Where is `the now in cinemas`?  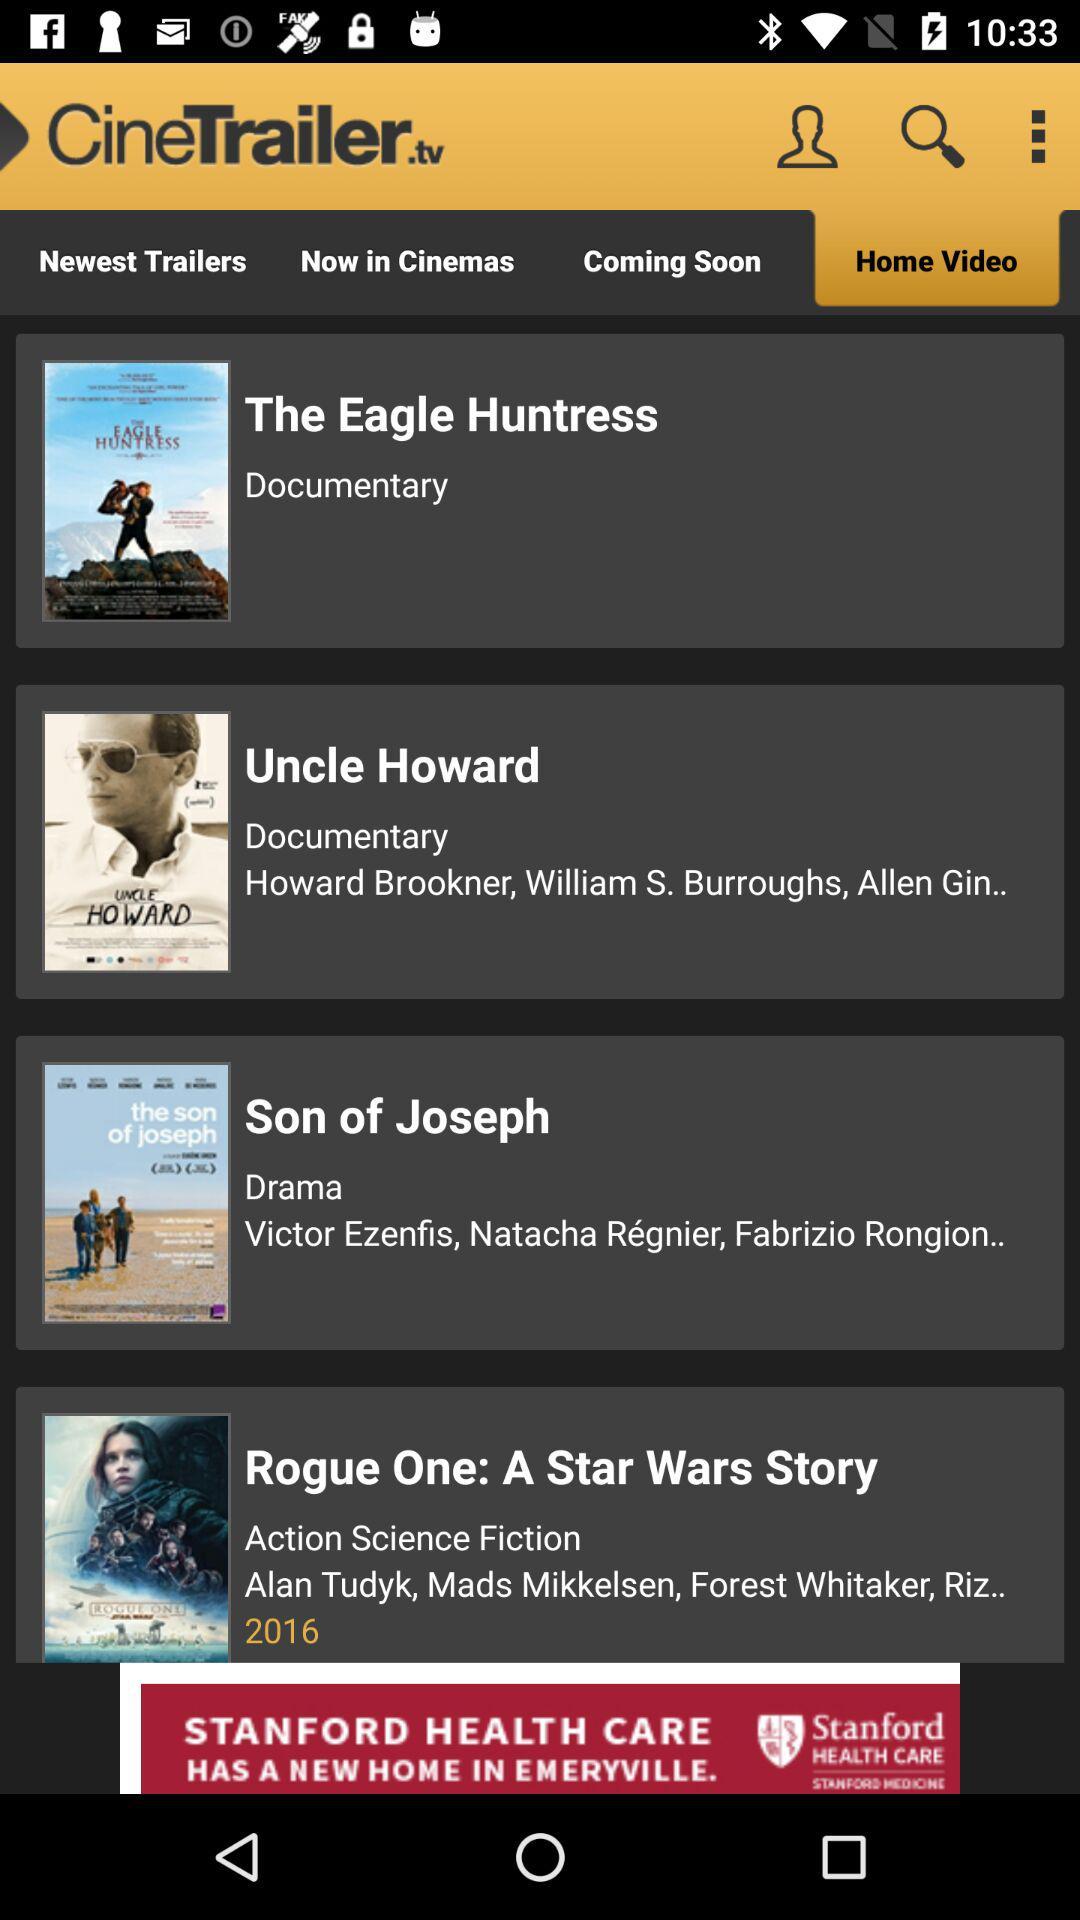 the now in cinemas is located at coordinates (406, 261).